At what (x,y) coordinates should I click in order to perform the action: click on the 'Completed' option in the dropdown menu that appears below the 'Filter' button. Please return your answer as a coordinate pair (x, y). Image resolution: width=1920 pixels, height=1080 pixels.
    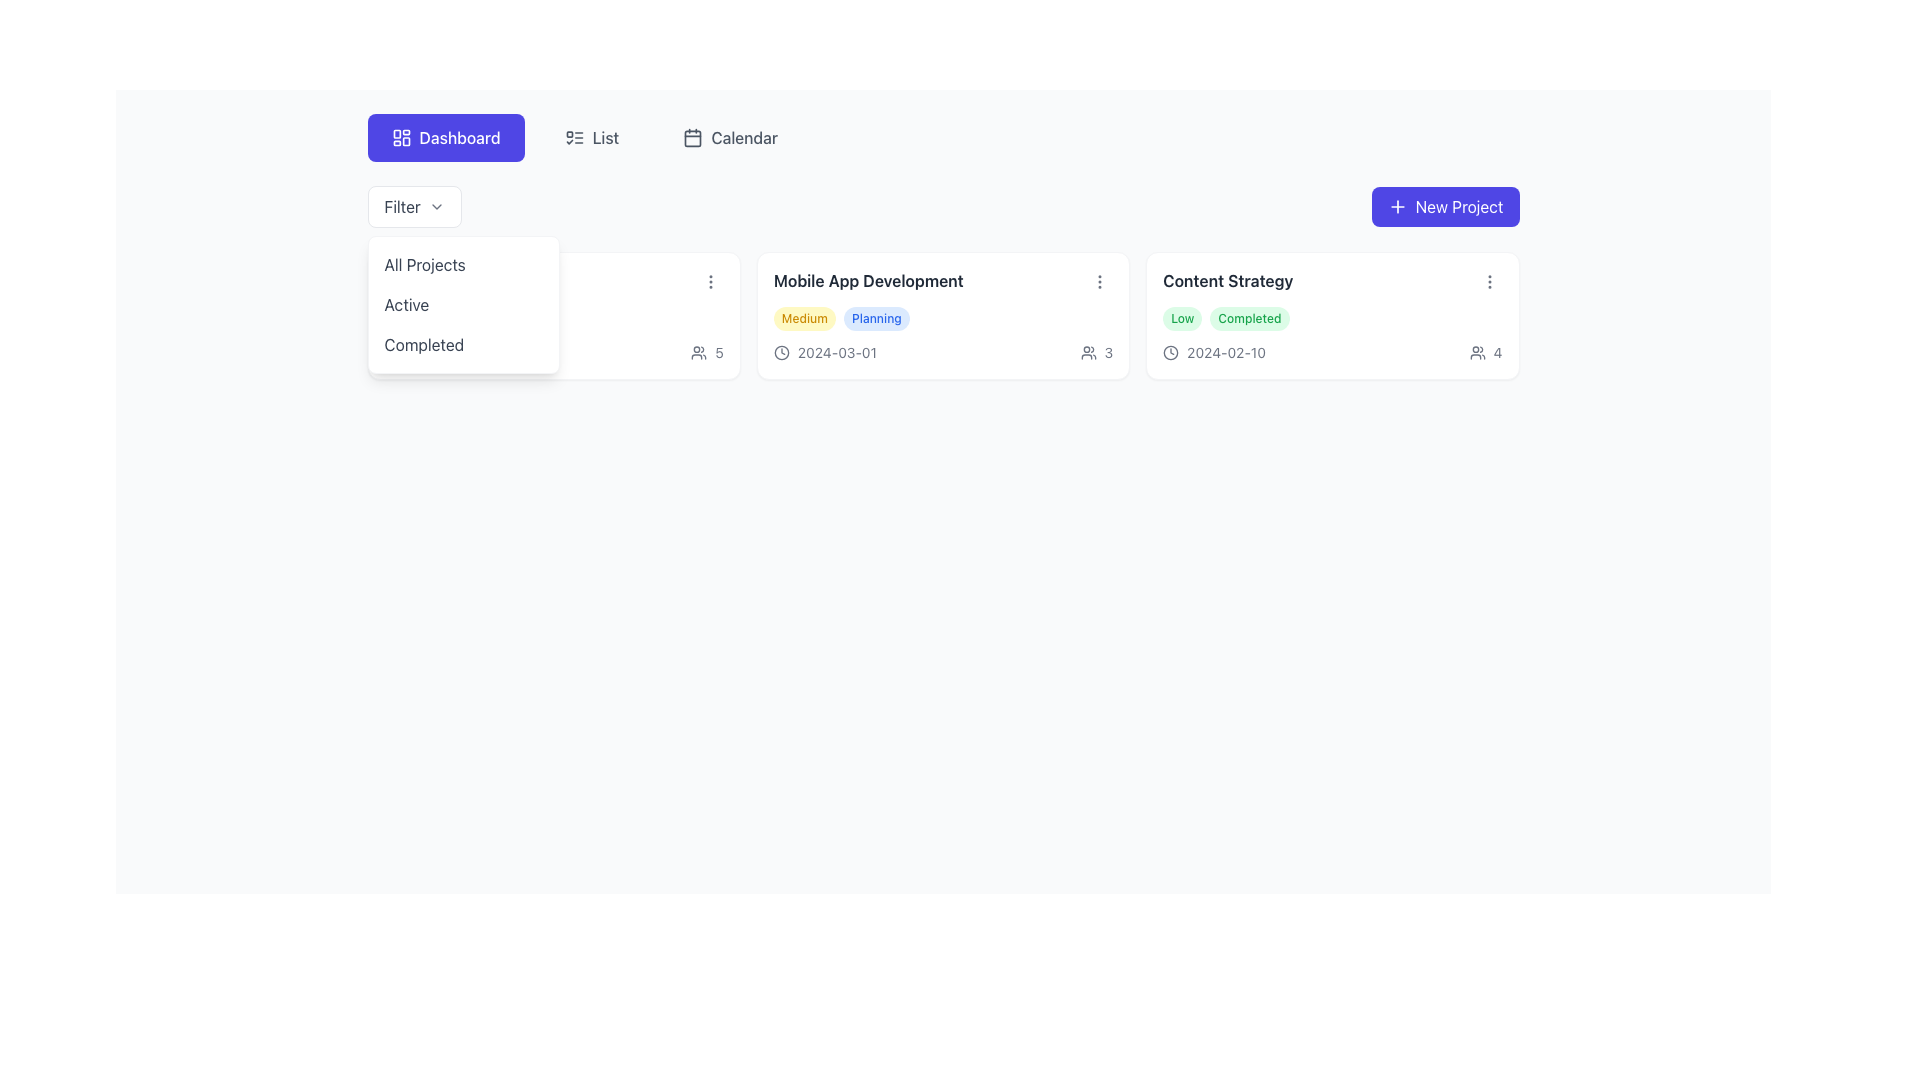
    Looking at the image, I should click on (462, 343).